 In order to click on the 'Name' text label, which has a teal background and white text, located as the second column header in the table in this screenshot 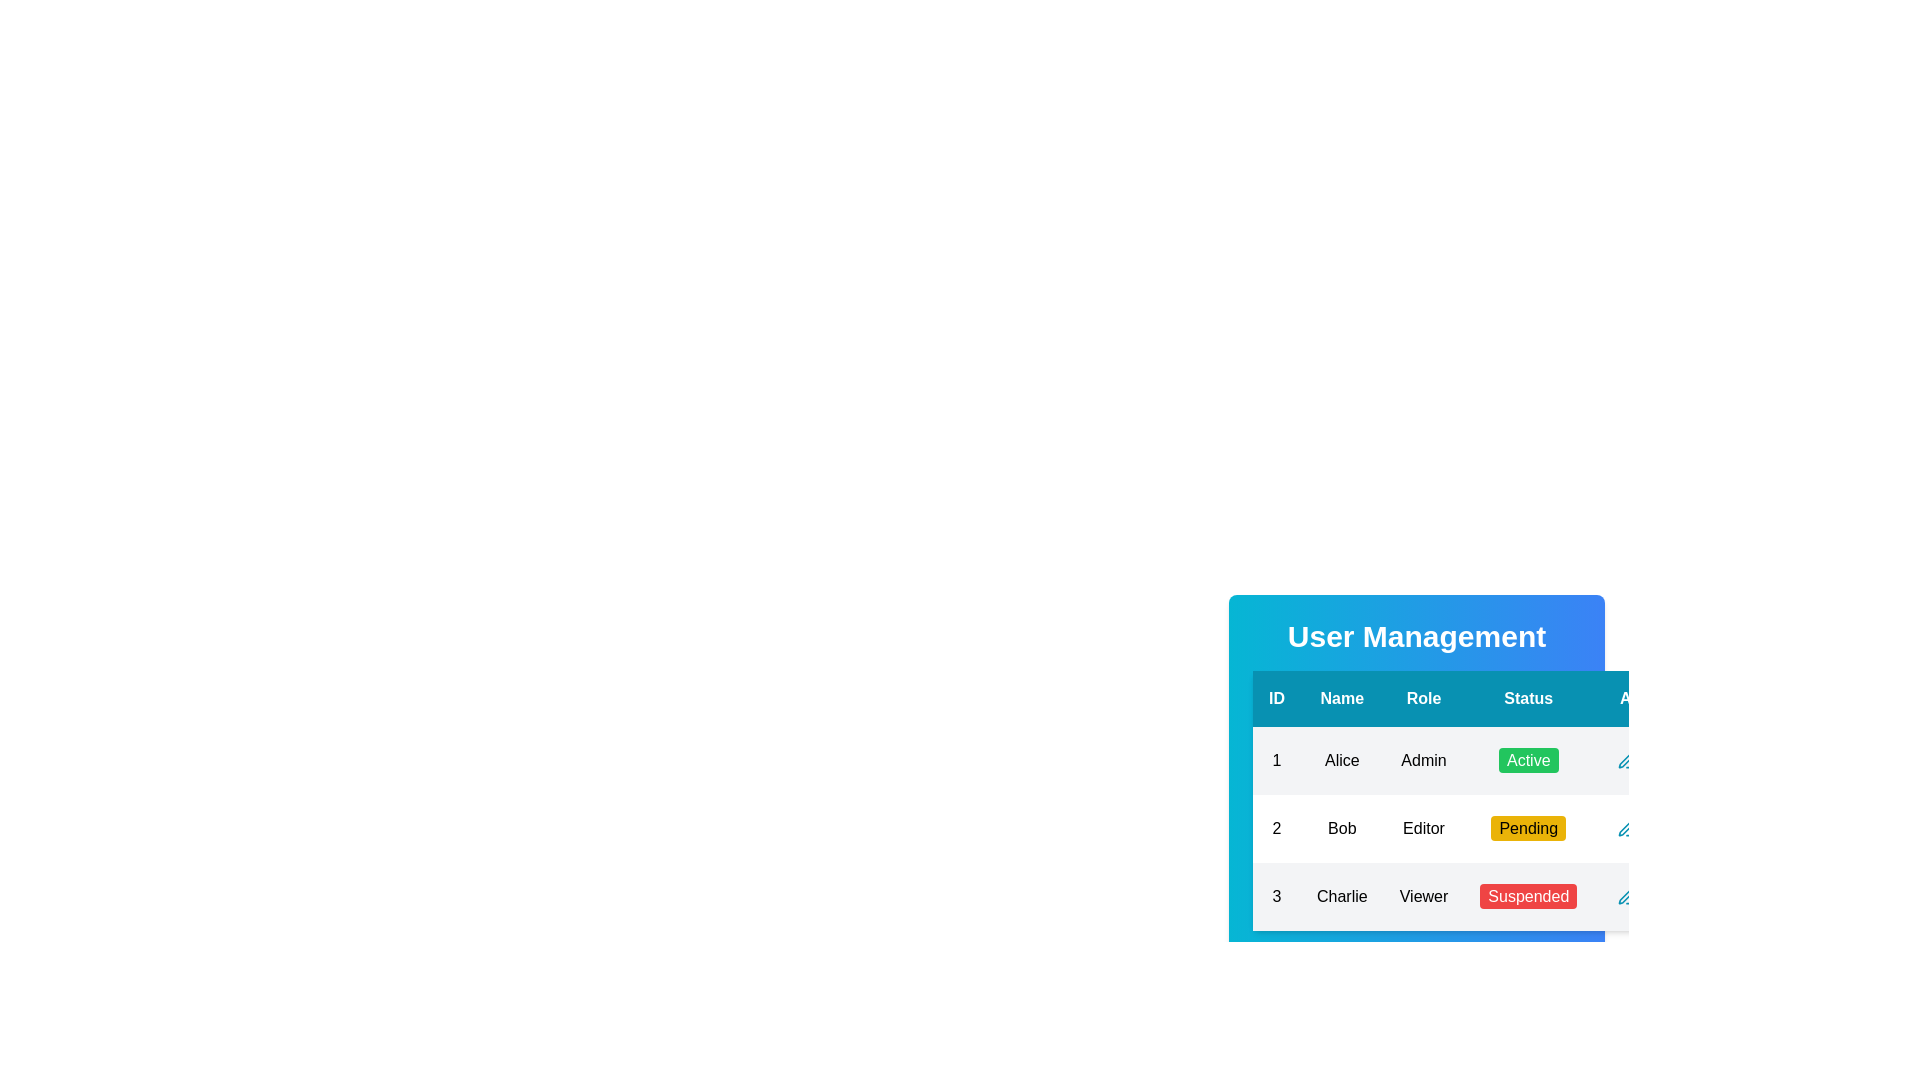, I will do `click(1342, 697)`.